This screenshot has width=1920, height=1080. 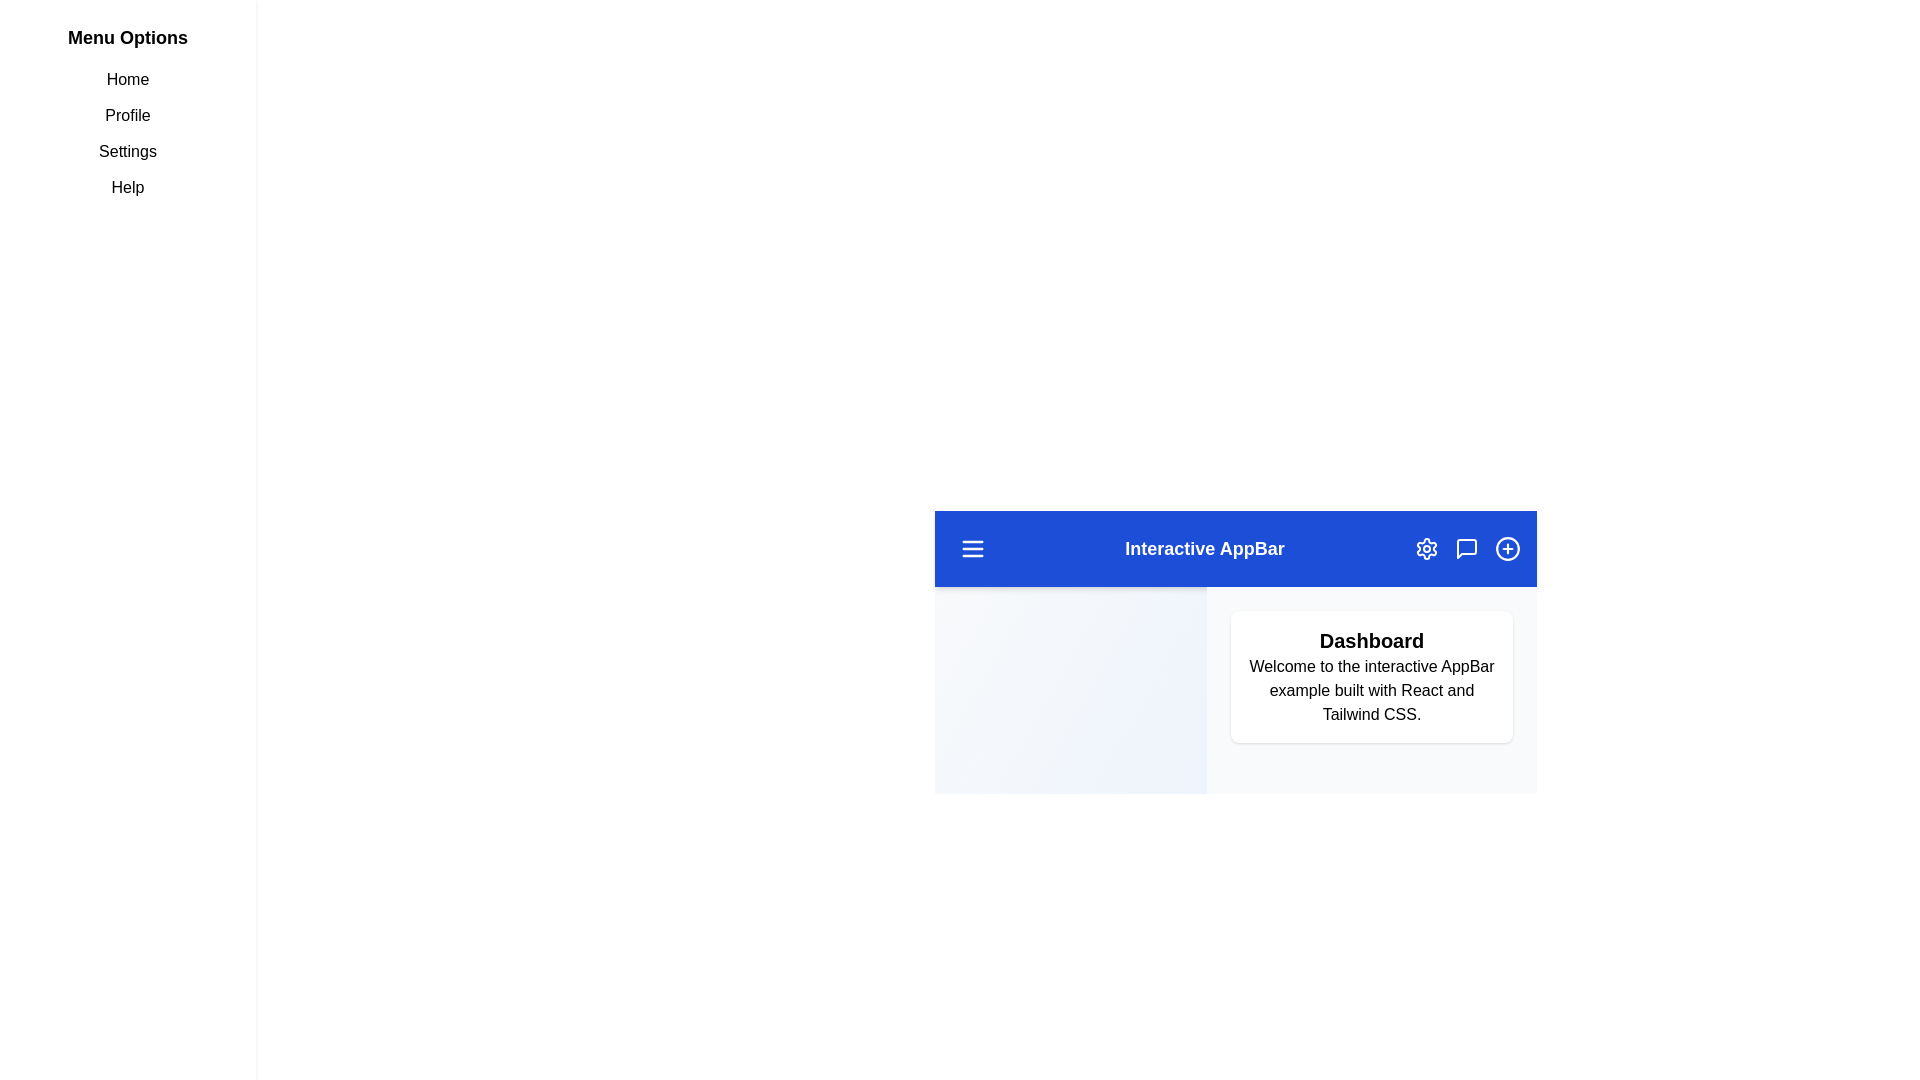 What do you see at coordinates (973, 548) in the screenshot?
I see `menu button to toggle the sidebar visibility` at bounding box center [973, 548].